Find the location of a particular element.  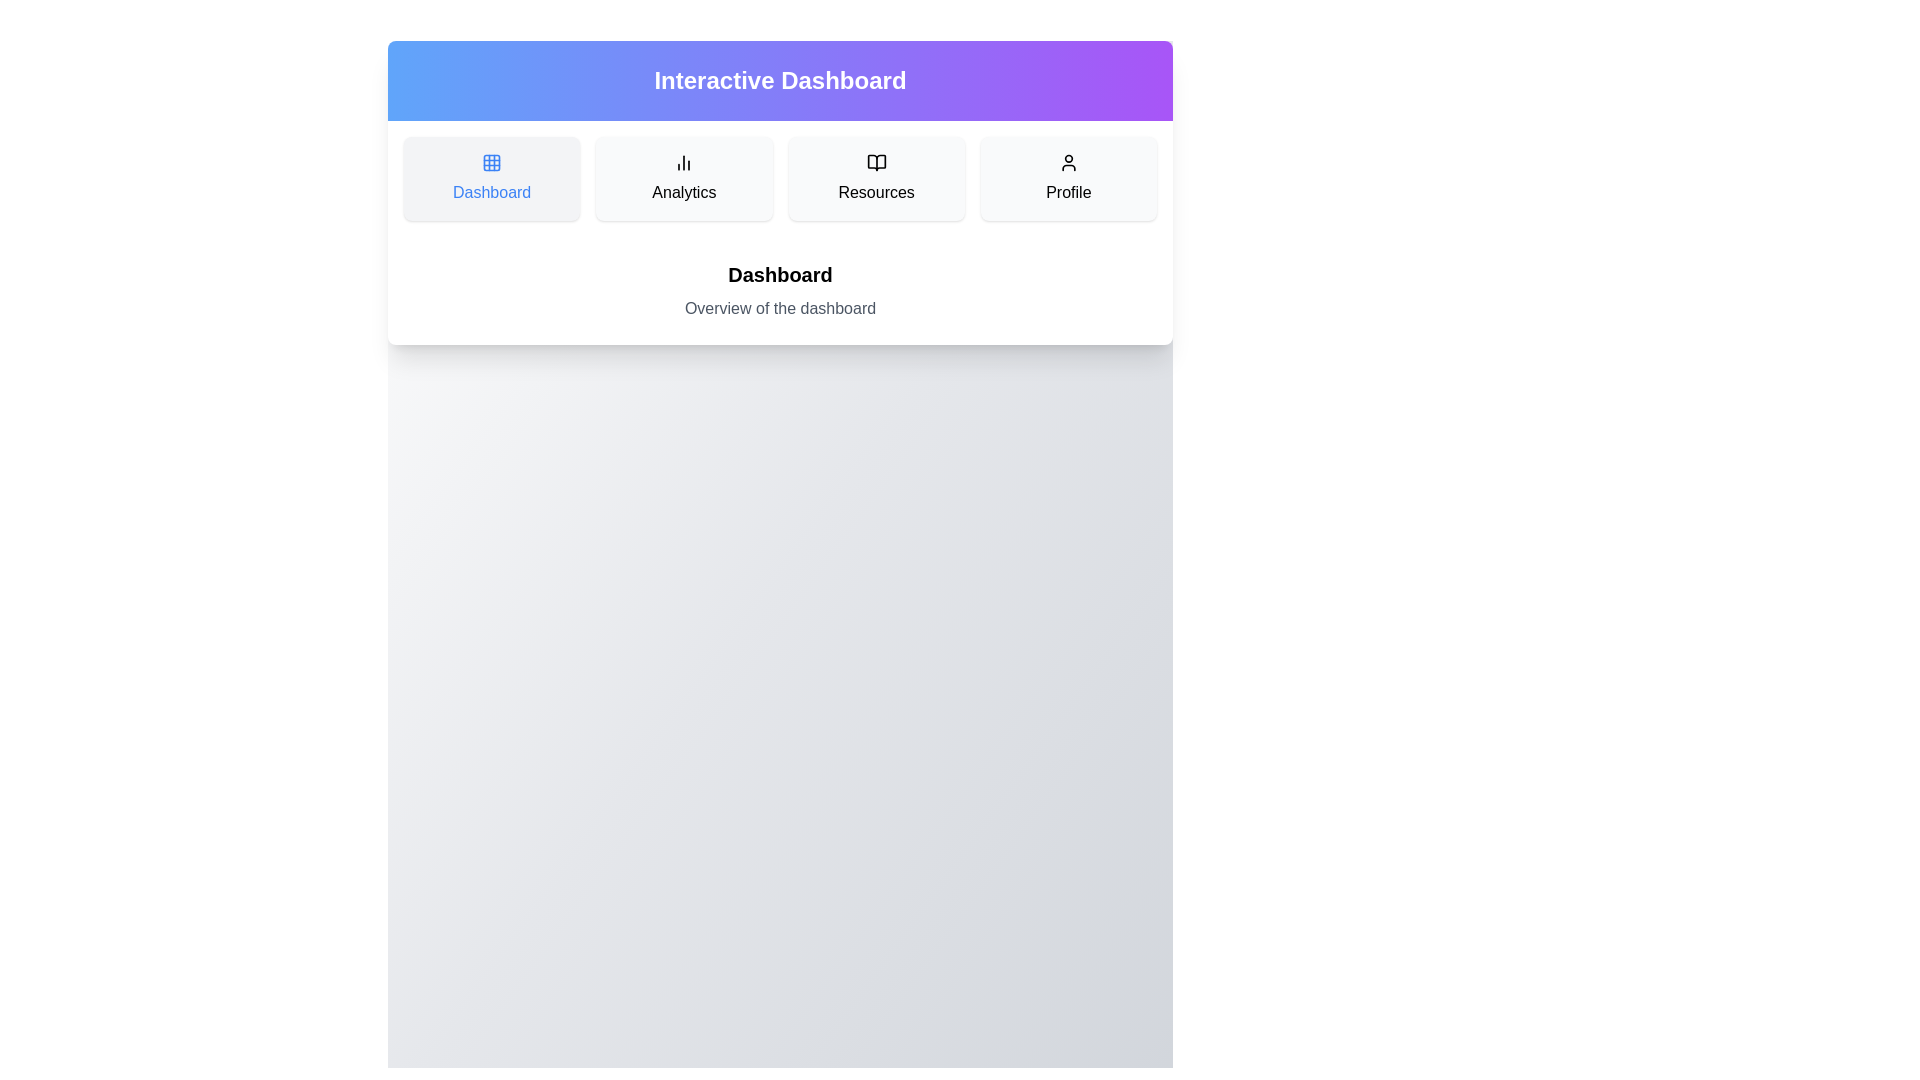

the Dashboard section by clicking on its button is located at coordinates (492, 177).